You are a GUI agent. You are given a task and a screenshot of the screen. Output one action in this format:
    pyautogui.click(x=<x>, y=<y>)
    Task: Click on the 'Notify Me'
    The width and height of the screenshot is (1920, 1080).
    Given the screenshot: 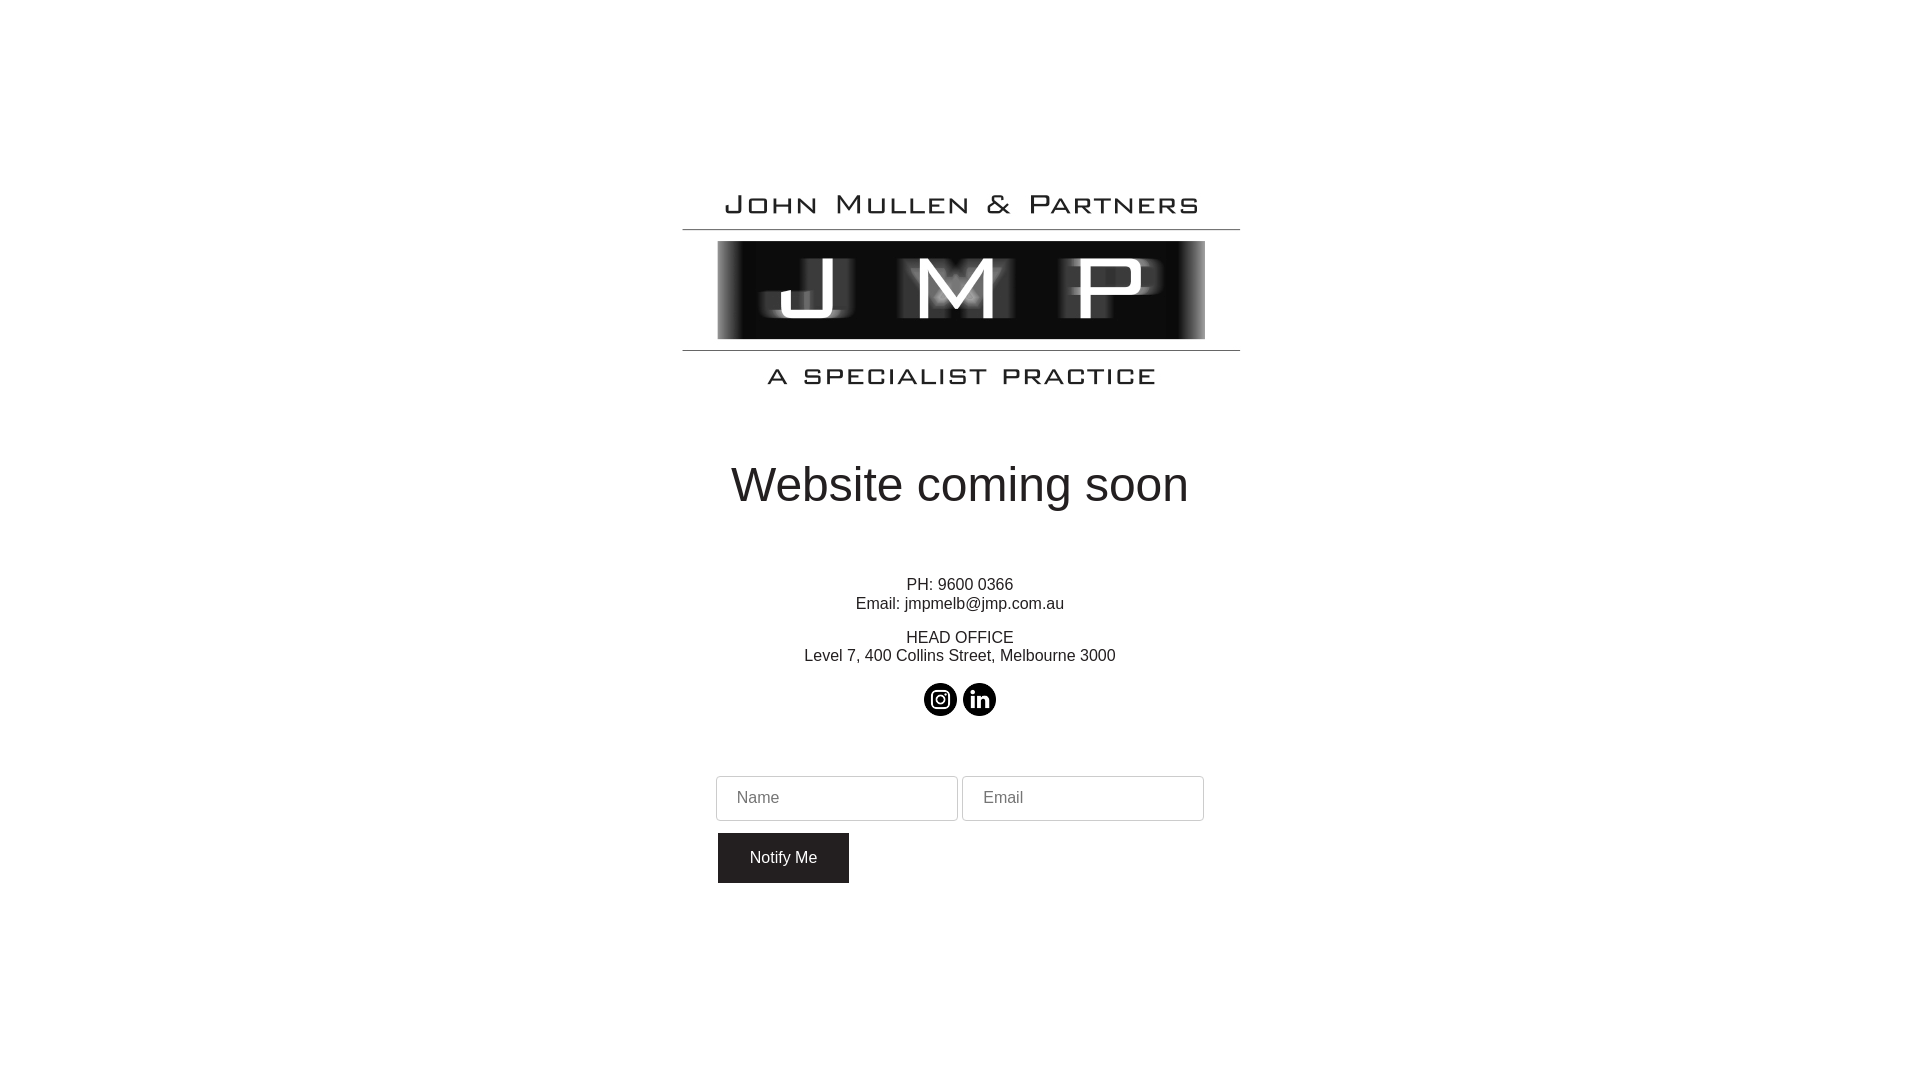 What is the action you would take?
    pyautogui.click(x=782, y=856)
    